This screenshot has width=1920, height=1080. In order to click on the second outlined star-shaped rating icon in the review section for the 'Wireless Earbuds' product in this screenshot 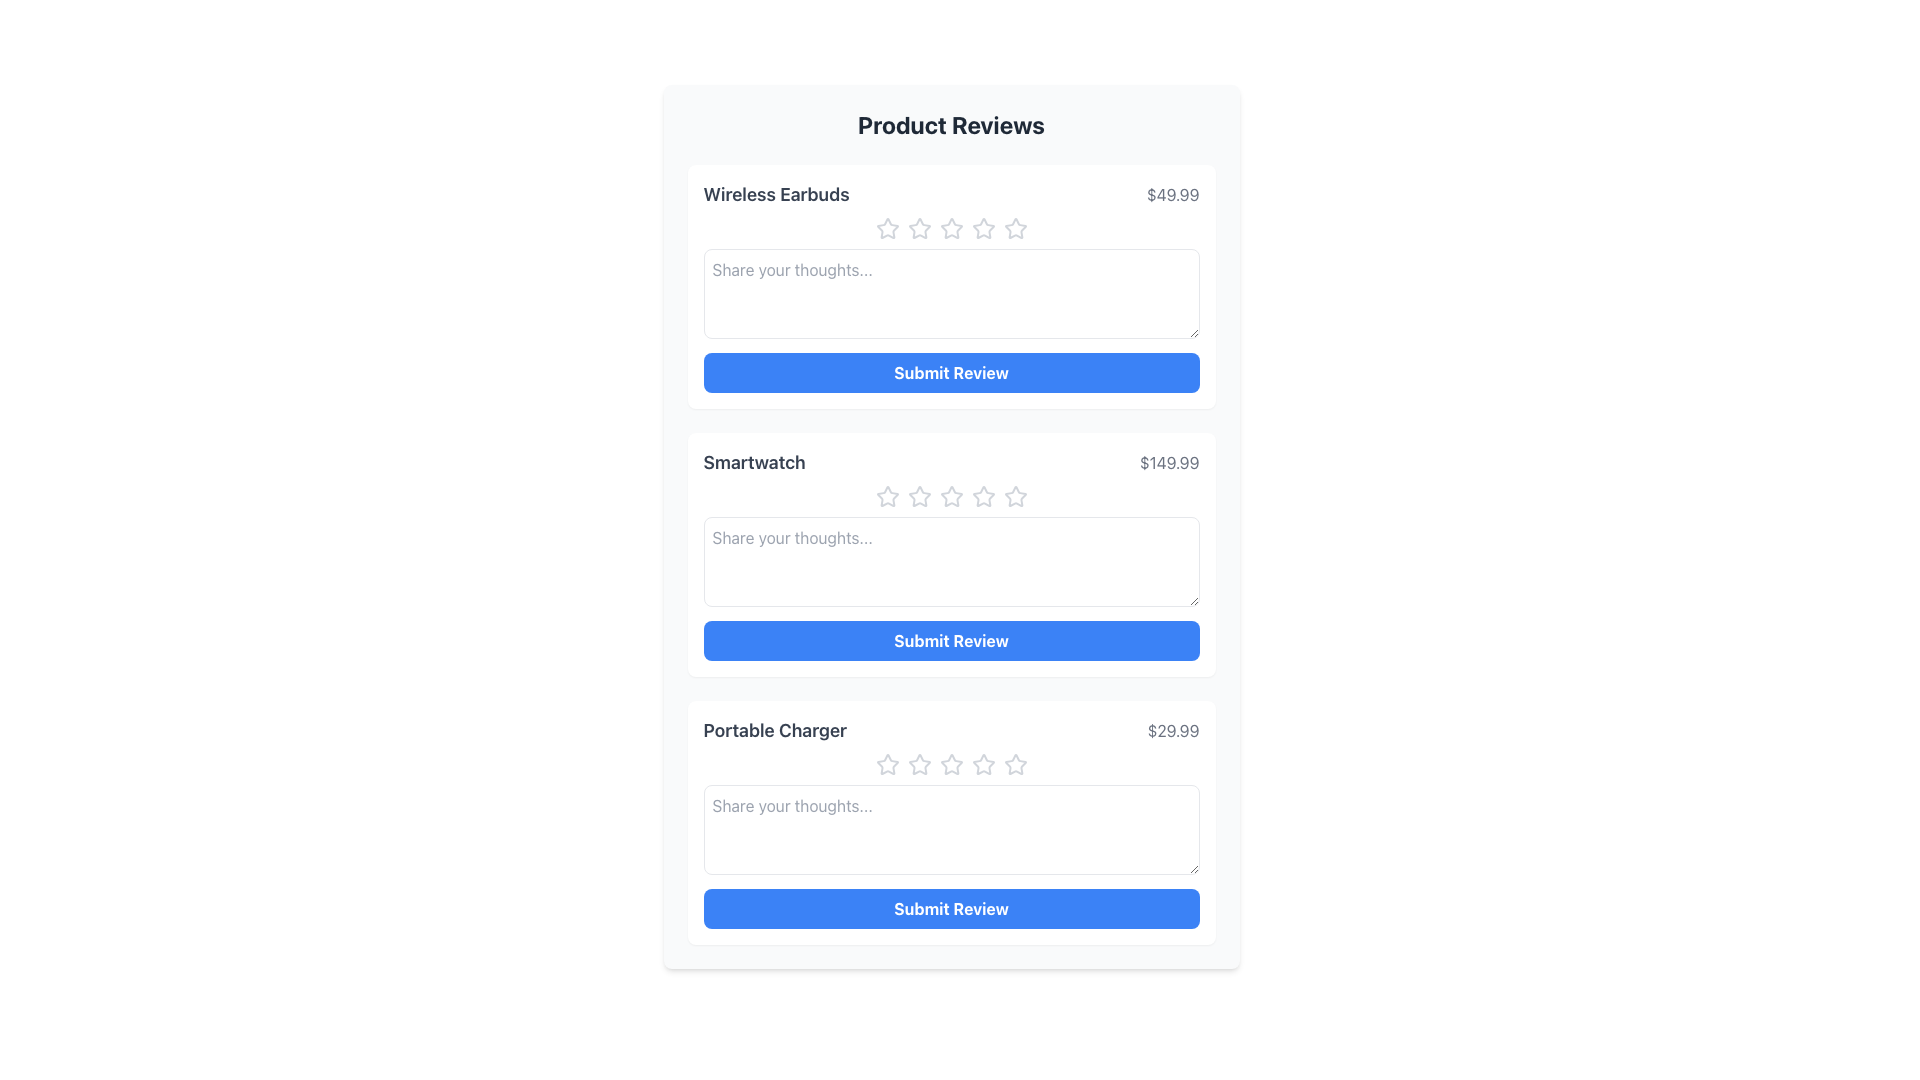, I will do `click(918, 227)`.